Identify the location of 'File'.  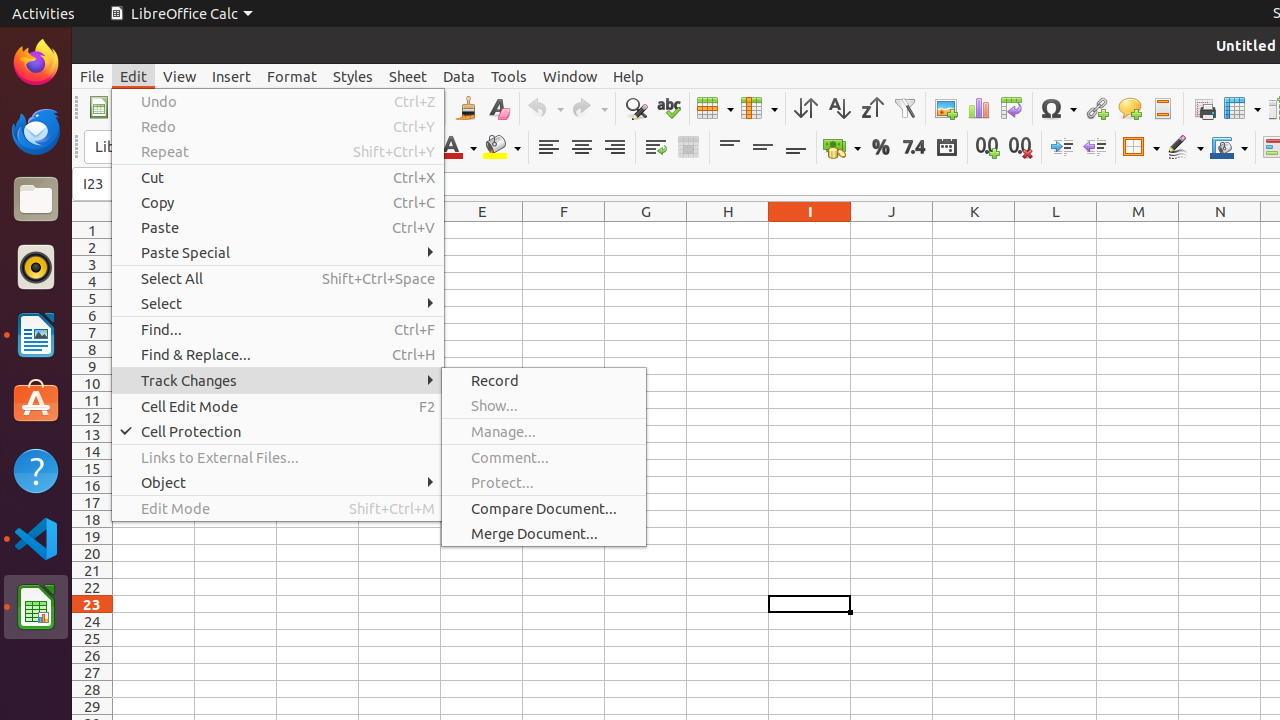
(91, 75).